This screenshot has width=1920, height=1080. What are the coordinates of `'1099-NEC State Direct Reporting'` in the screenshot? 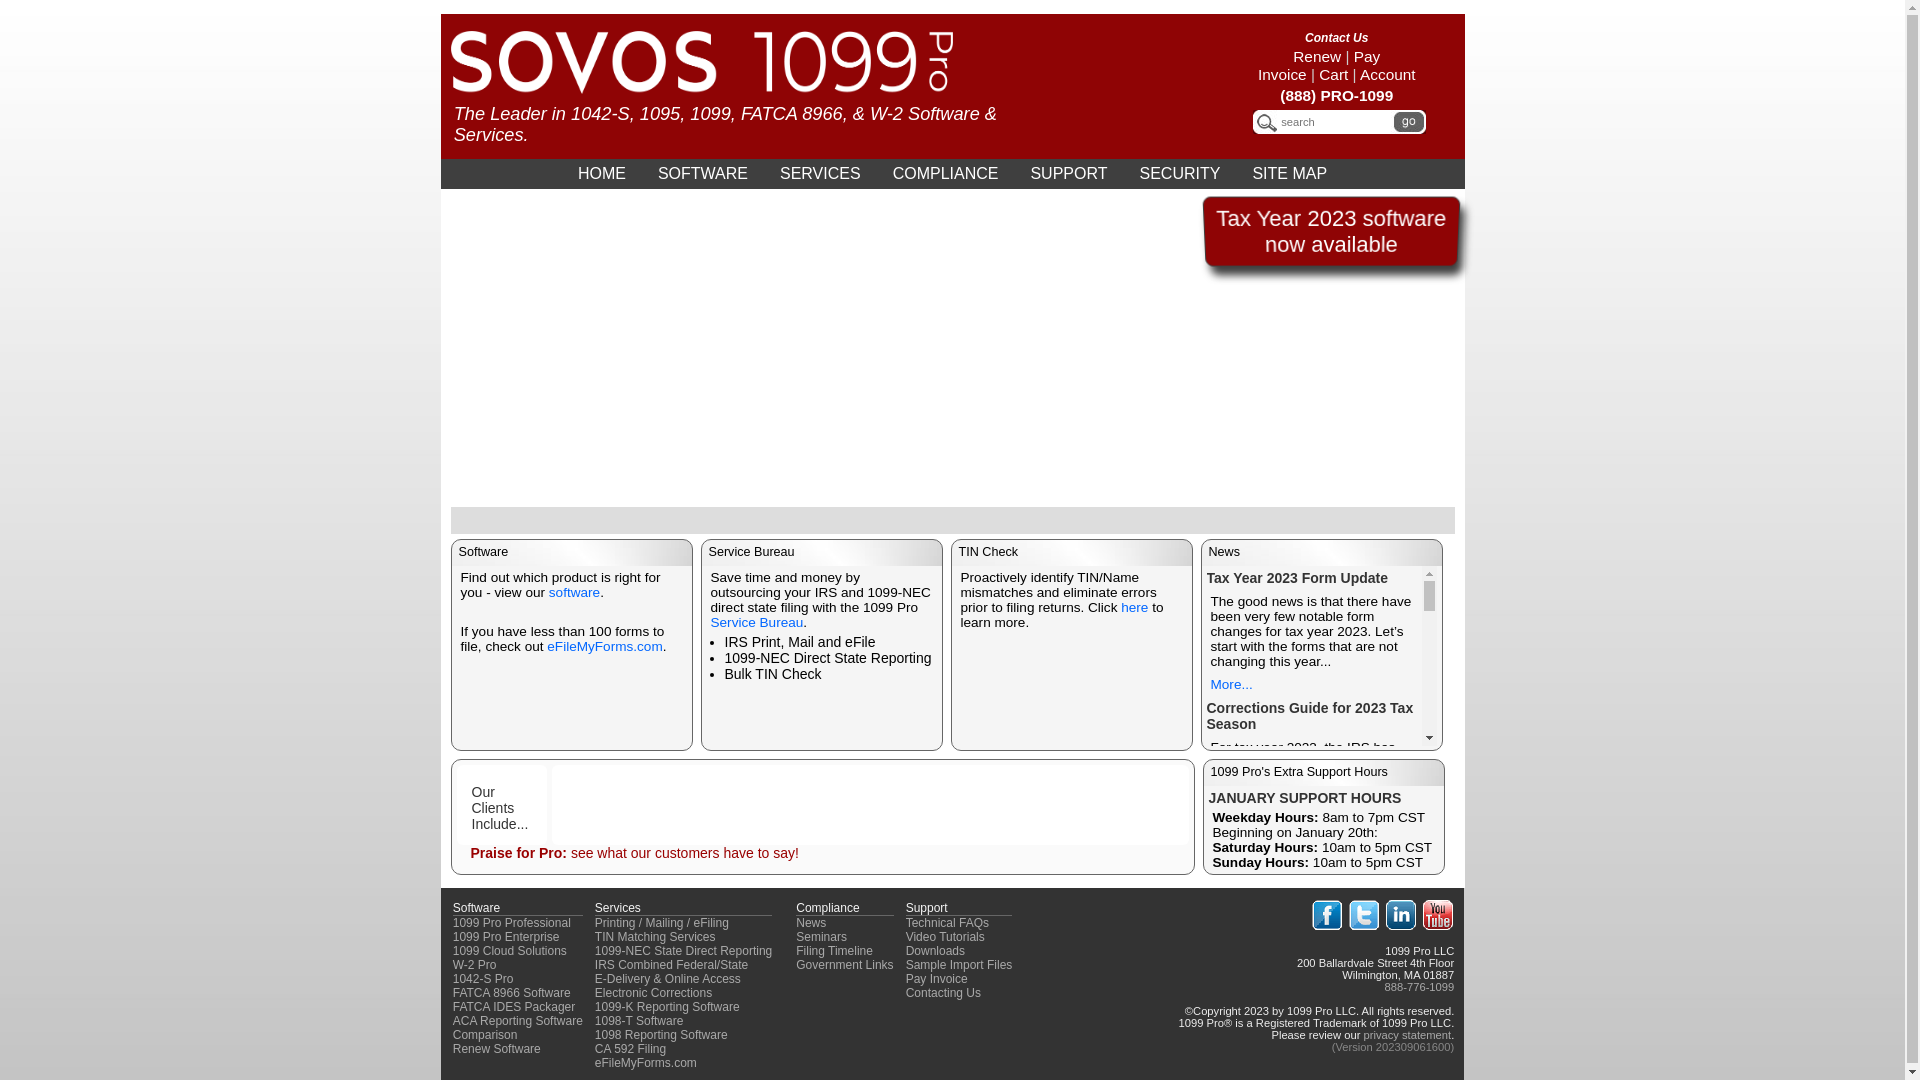 It's located at (683, 950).